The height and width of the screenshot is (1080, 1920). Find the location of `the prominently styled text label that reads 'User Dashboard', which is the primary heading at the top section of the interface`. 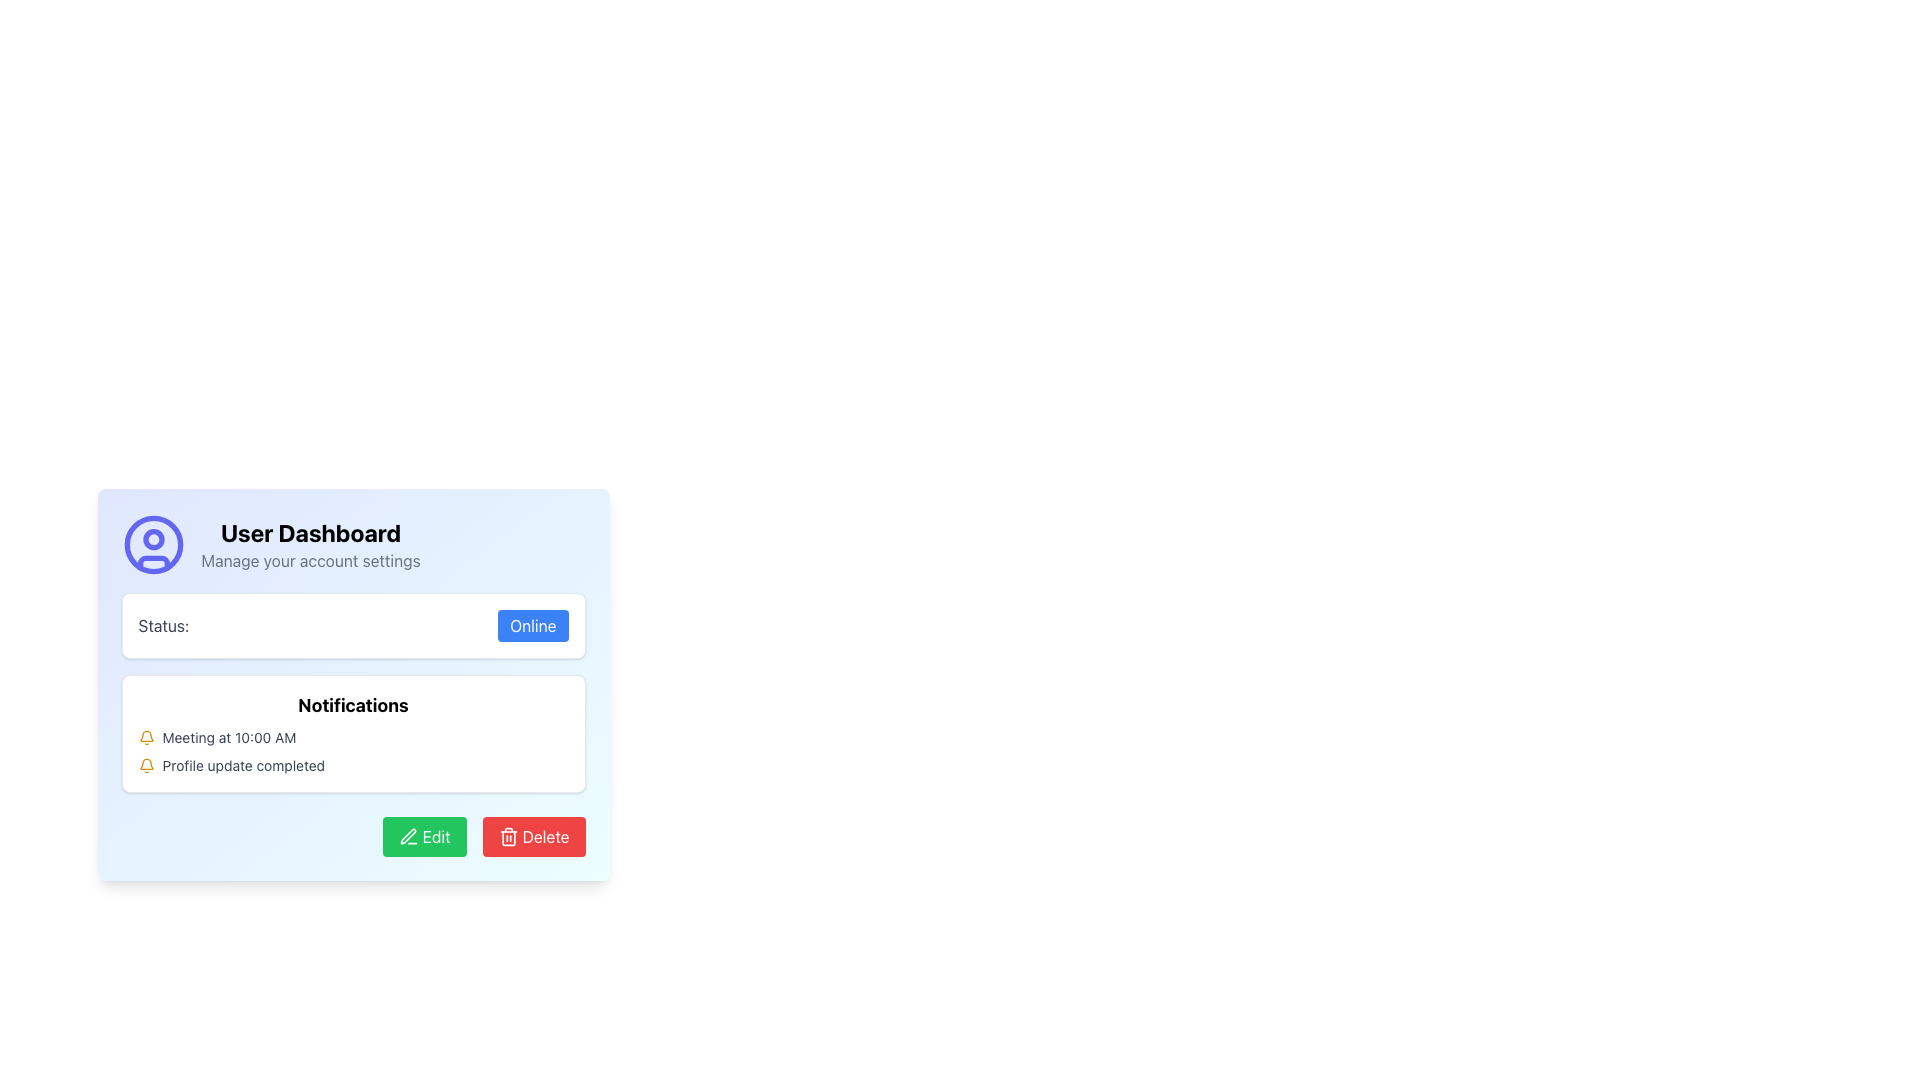

the prominently styled text label that reads 'User Dashboard', which is the primary heading at the top section of the interface is located at coordinates (310, 531).